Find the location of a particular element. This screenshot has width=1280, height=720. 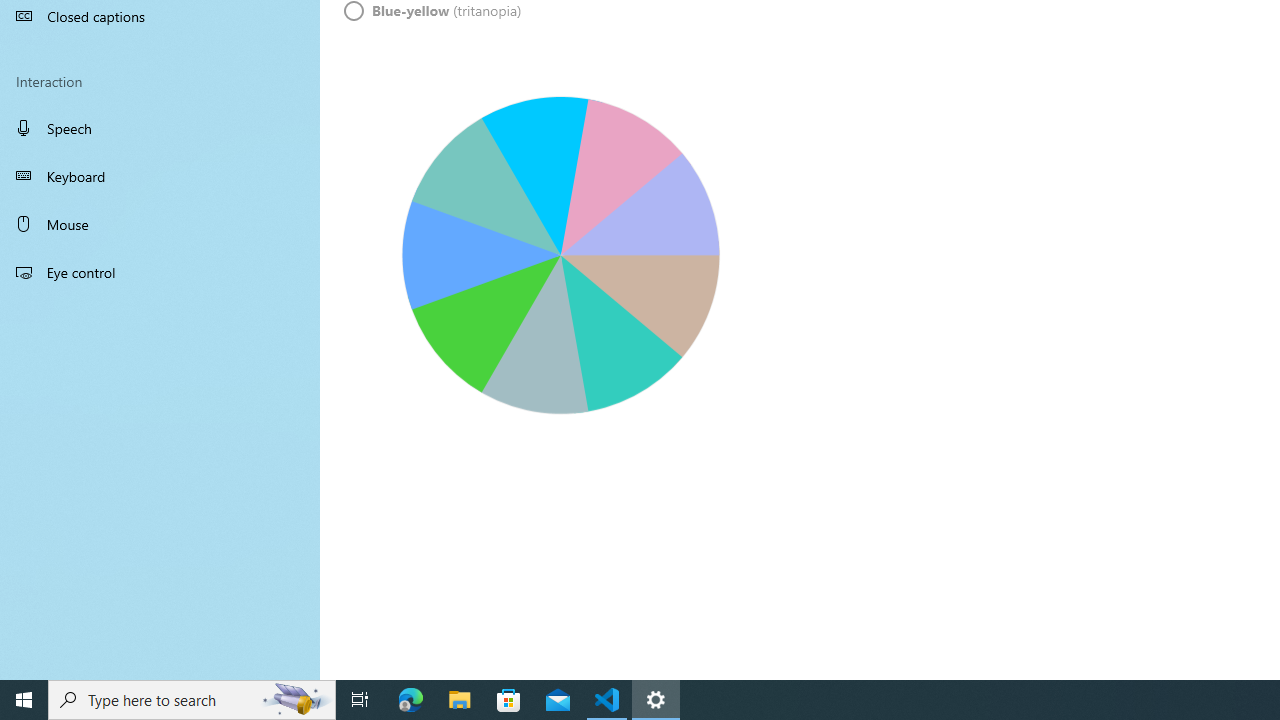

'Visual Studio Code - 1 running window' is located at coordinates (606, 698).